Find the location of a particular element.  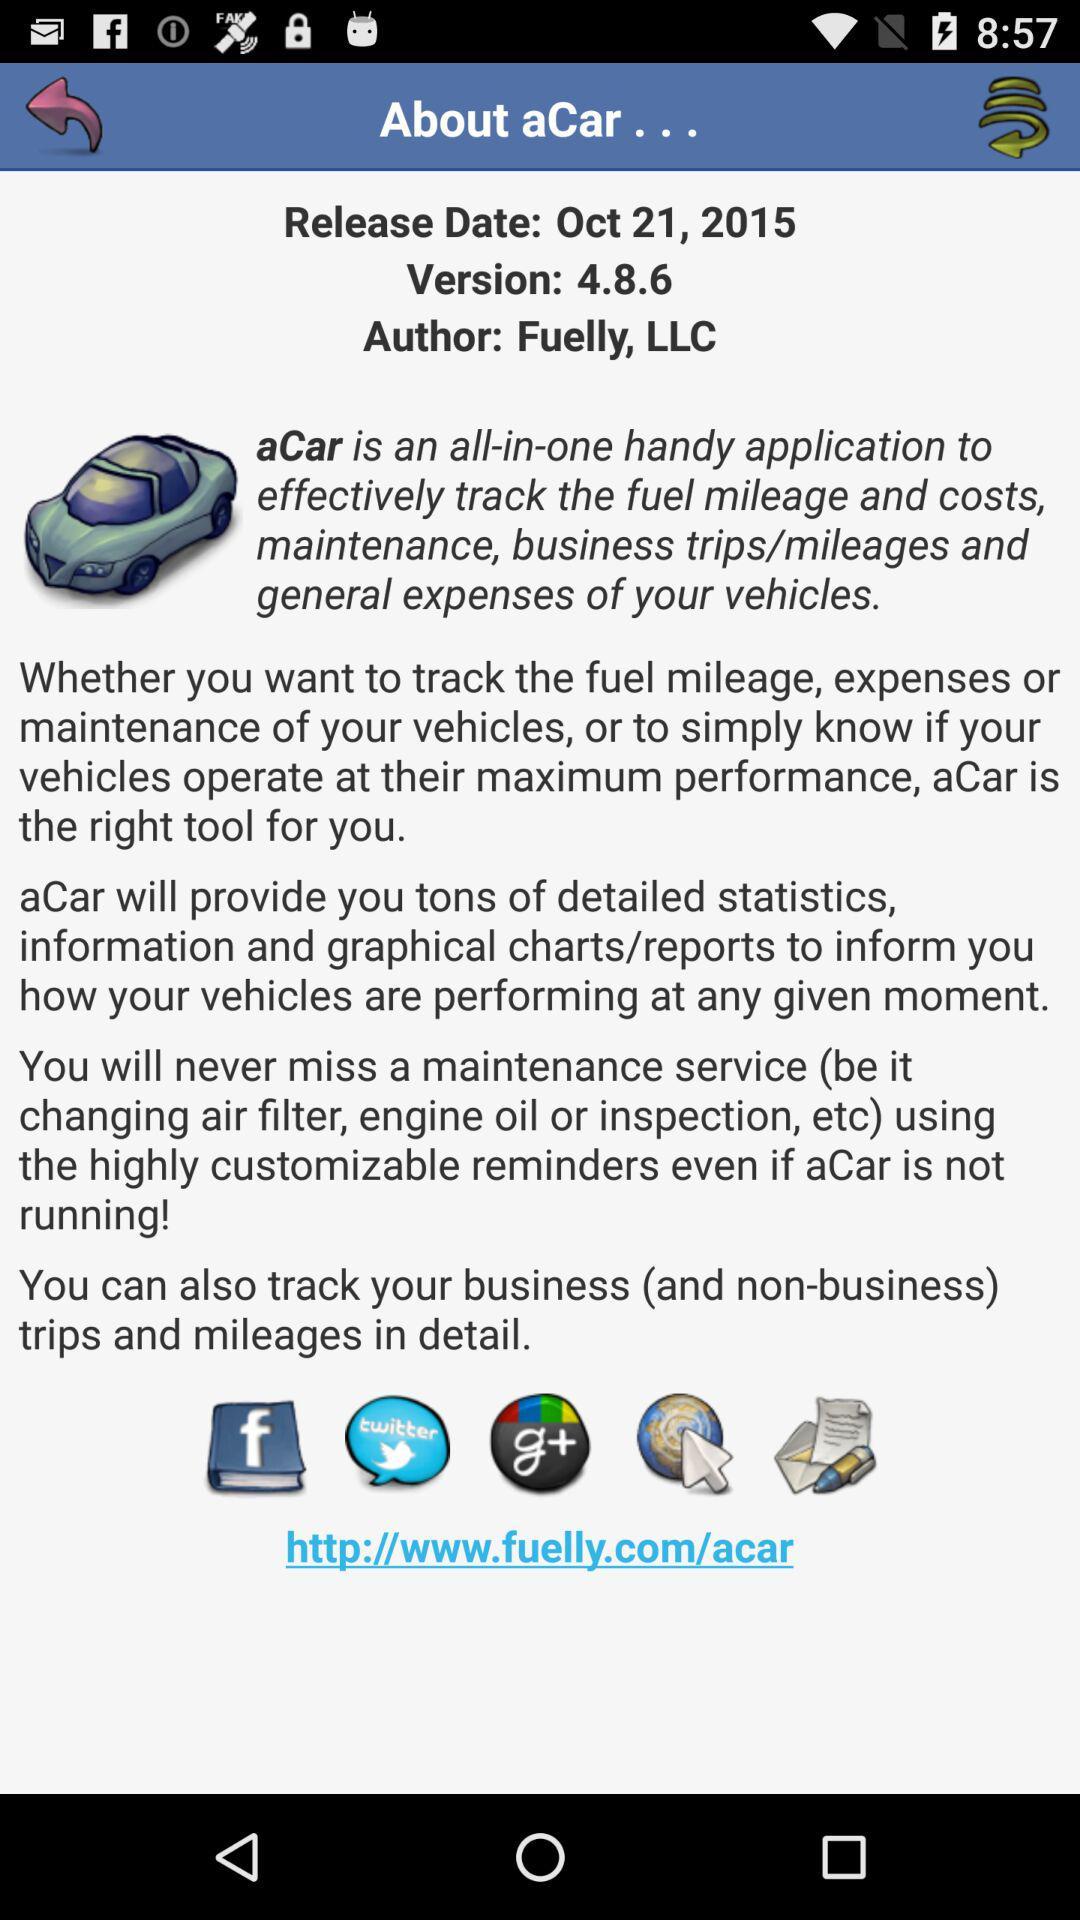

the item next to about acar . . . icon is located at coordinates (64, 117).